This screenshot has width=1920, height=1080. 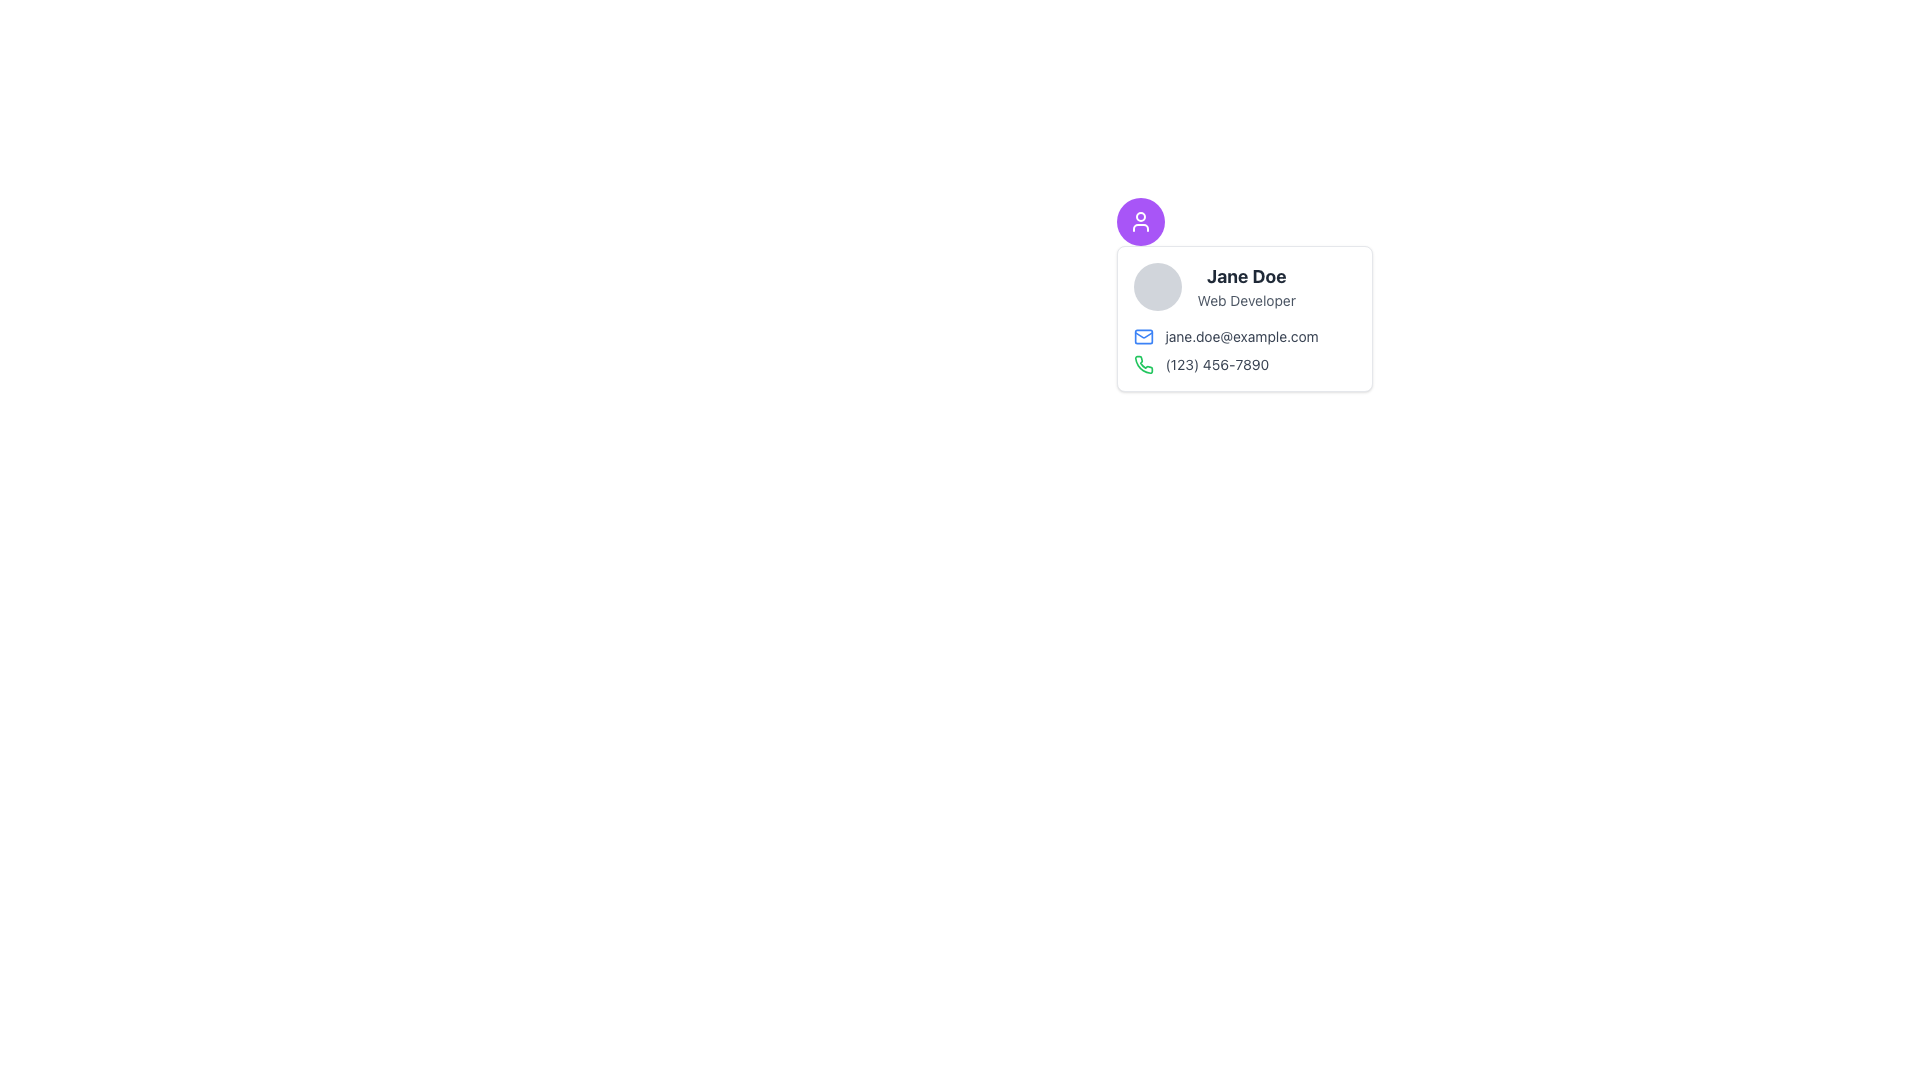 I want to click on the text label displaying 'Jane Doe', which is styled in bold and large font size, located in the user profile block, so click(x=1245, y=277).